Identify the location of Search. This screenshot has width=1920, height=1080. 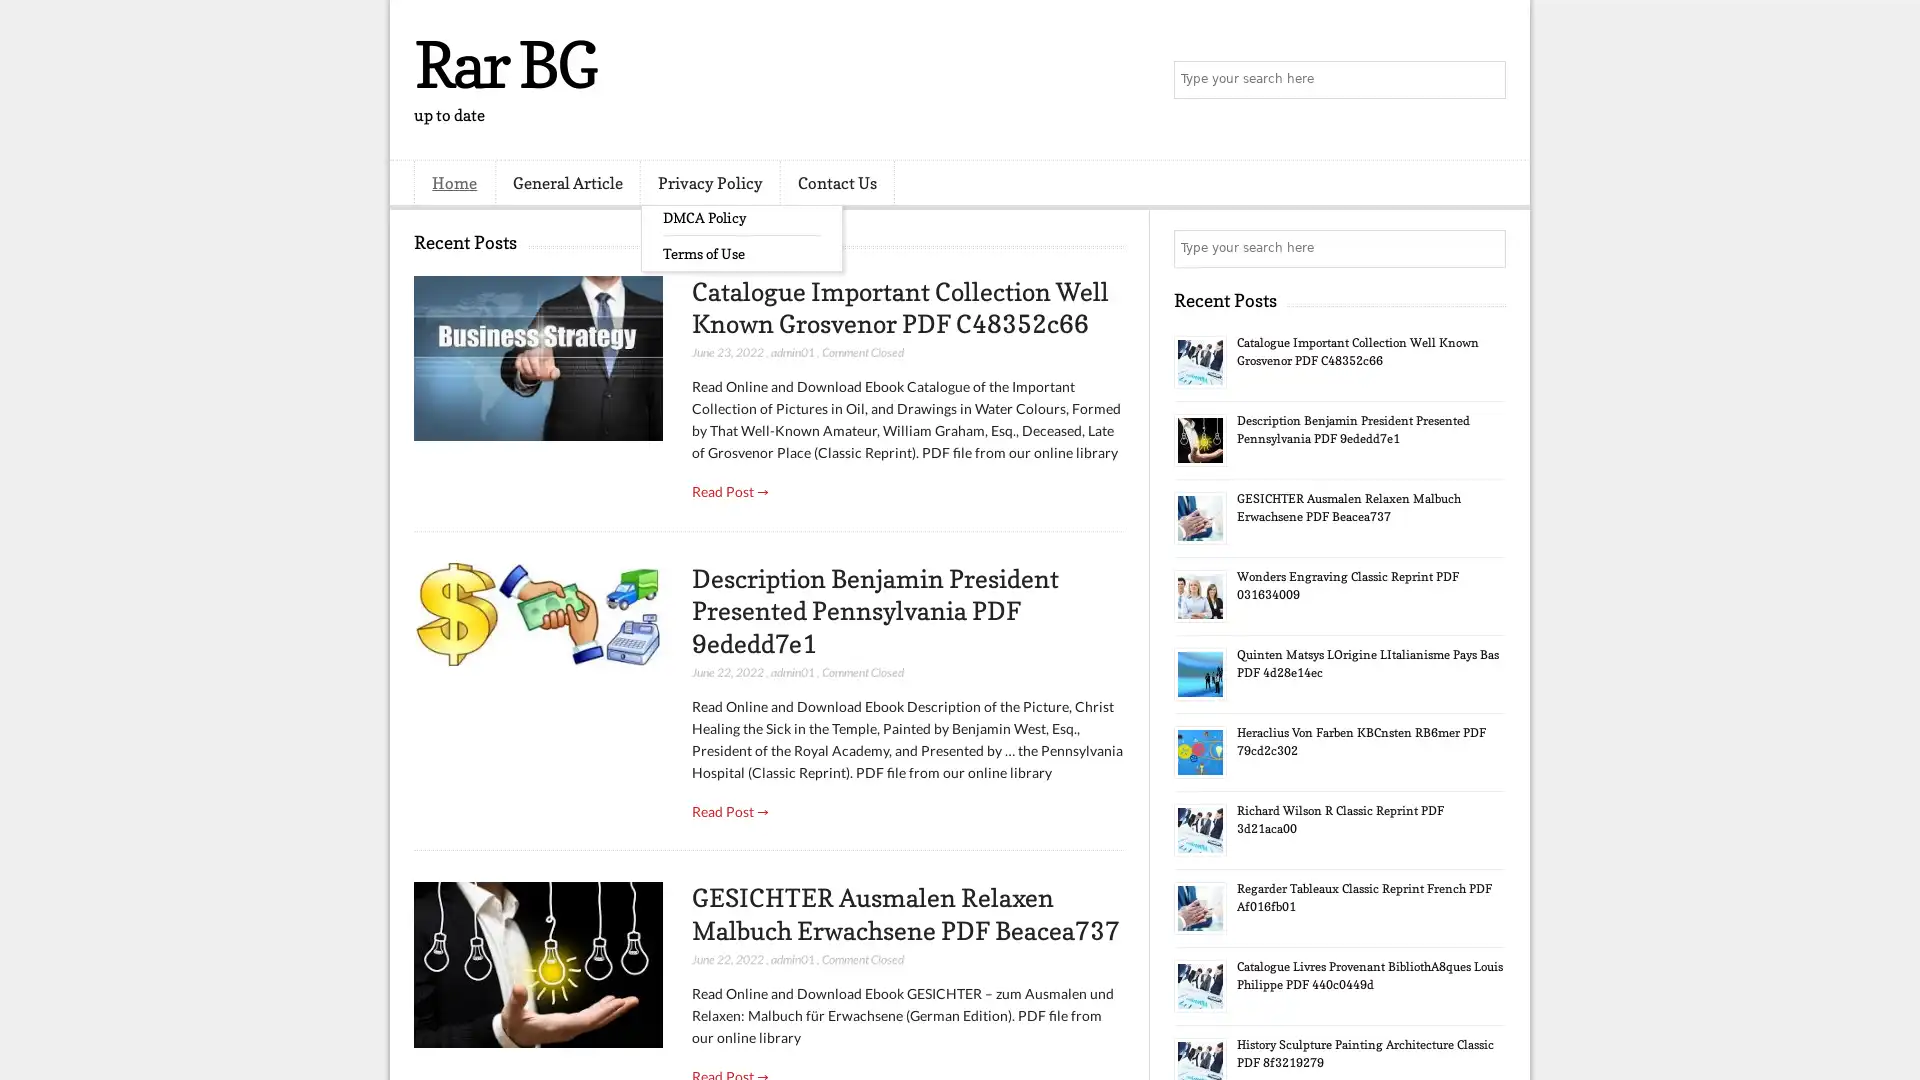
(1485, 80).